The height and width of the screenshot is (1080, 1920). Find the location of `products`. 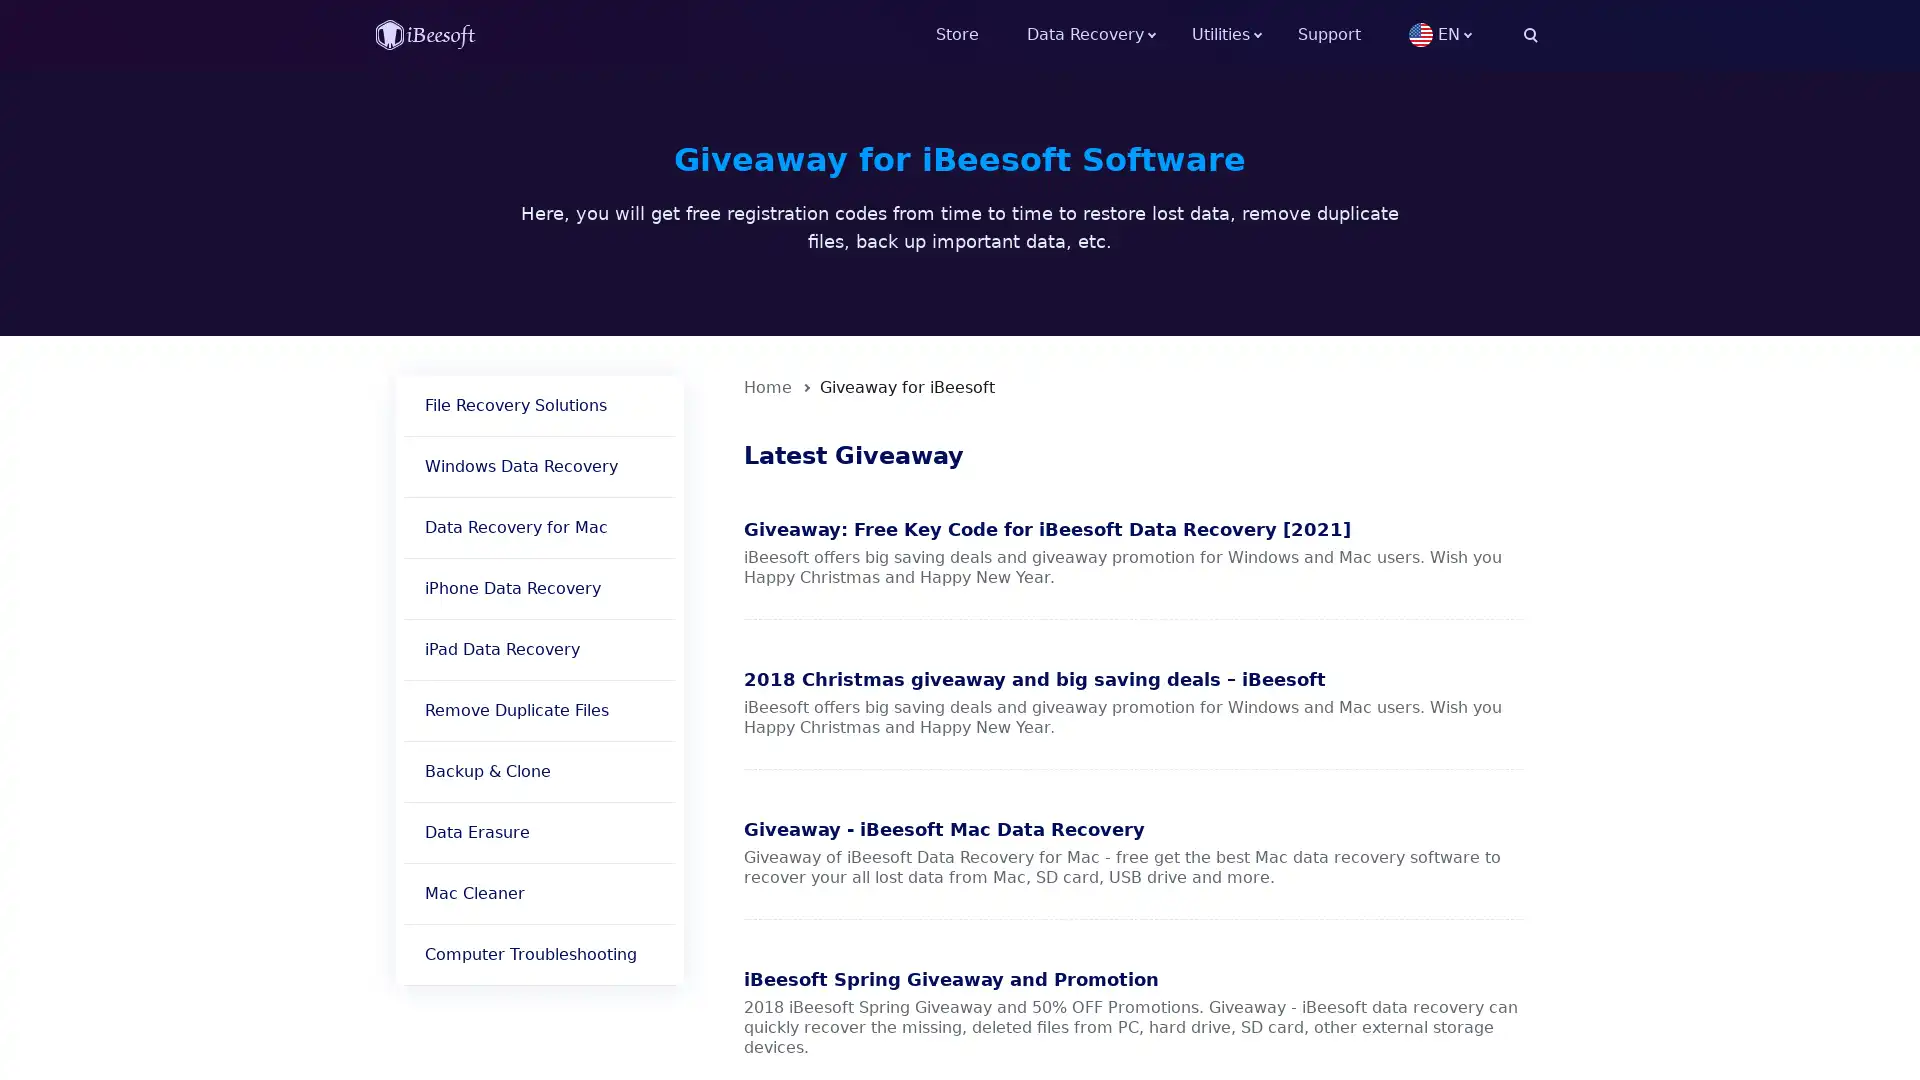

products is located at coordinates (1243, 34).